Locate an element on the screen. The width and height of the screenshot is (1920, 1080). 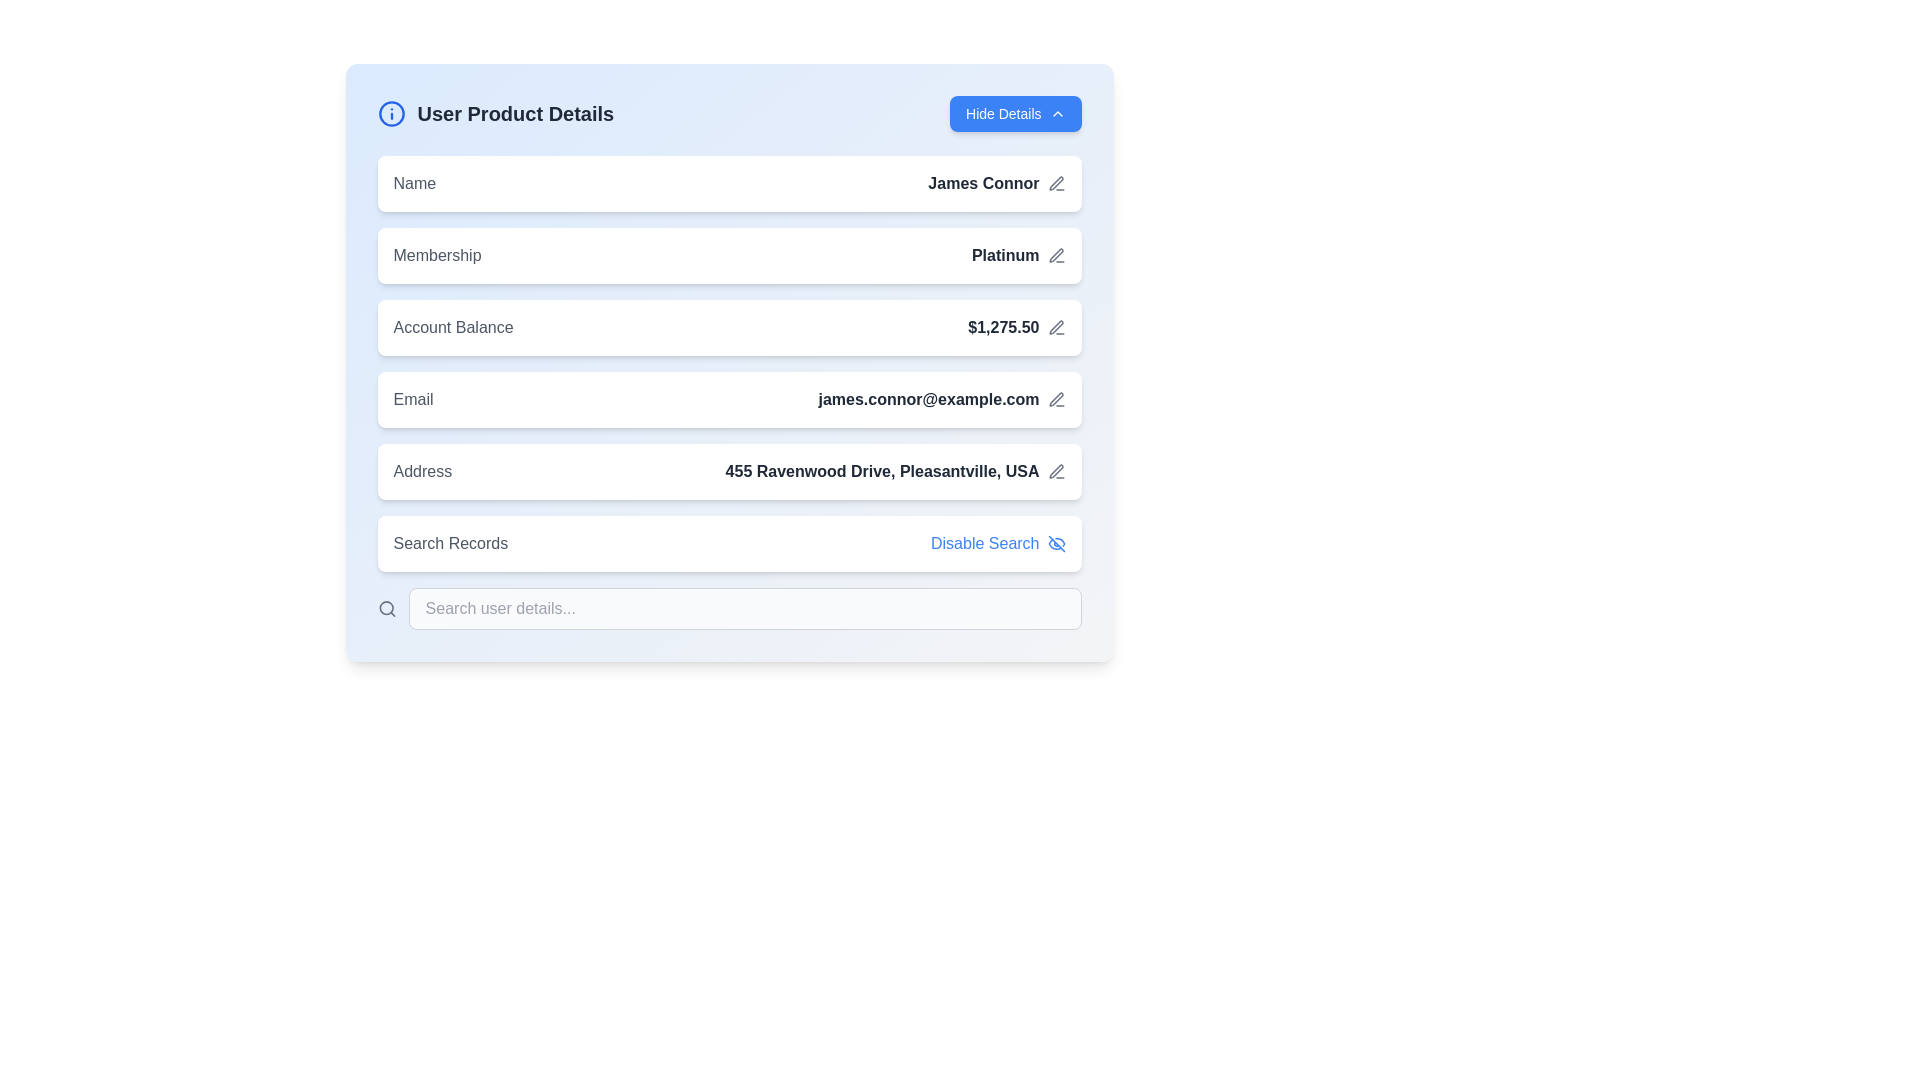
the gray pen icon located to the right of the '$1,275.50' account balance to initiate the edit for the account balance is located at coordinates (1055, 326).